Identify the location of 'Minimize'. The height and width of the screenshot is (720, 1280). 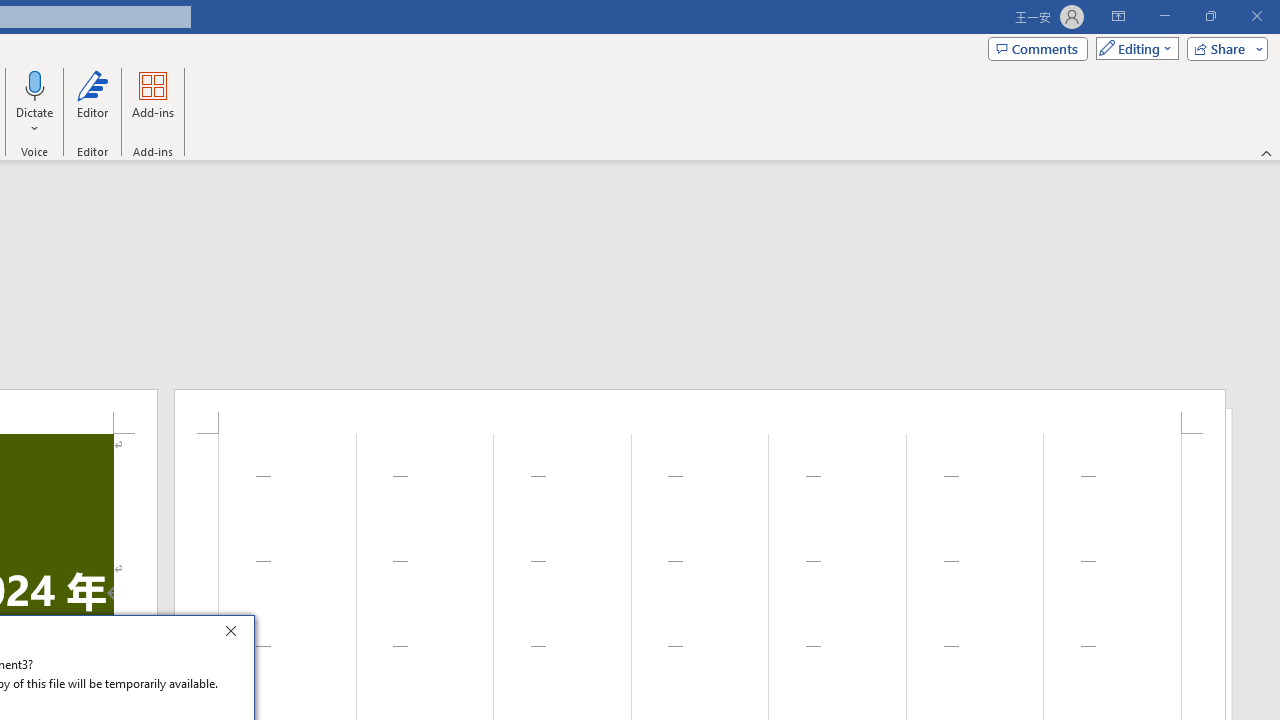
(1164, 16).